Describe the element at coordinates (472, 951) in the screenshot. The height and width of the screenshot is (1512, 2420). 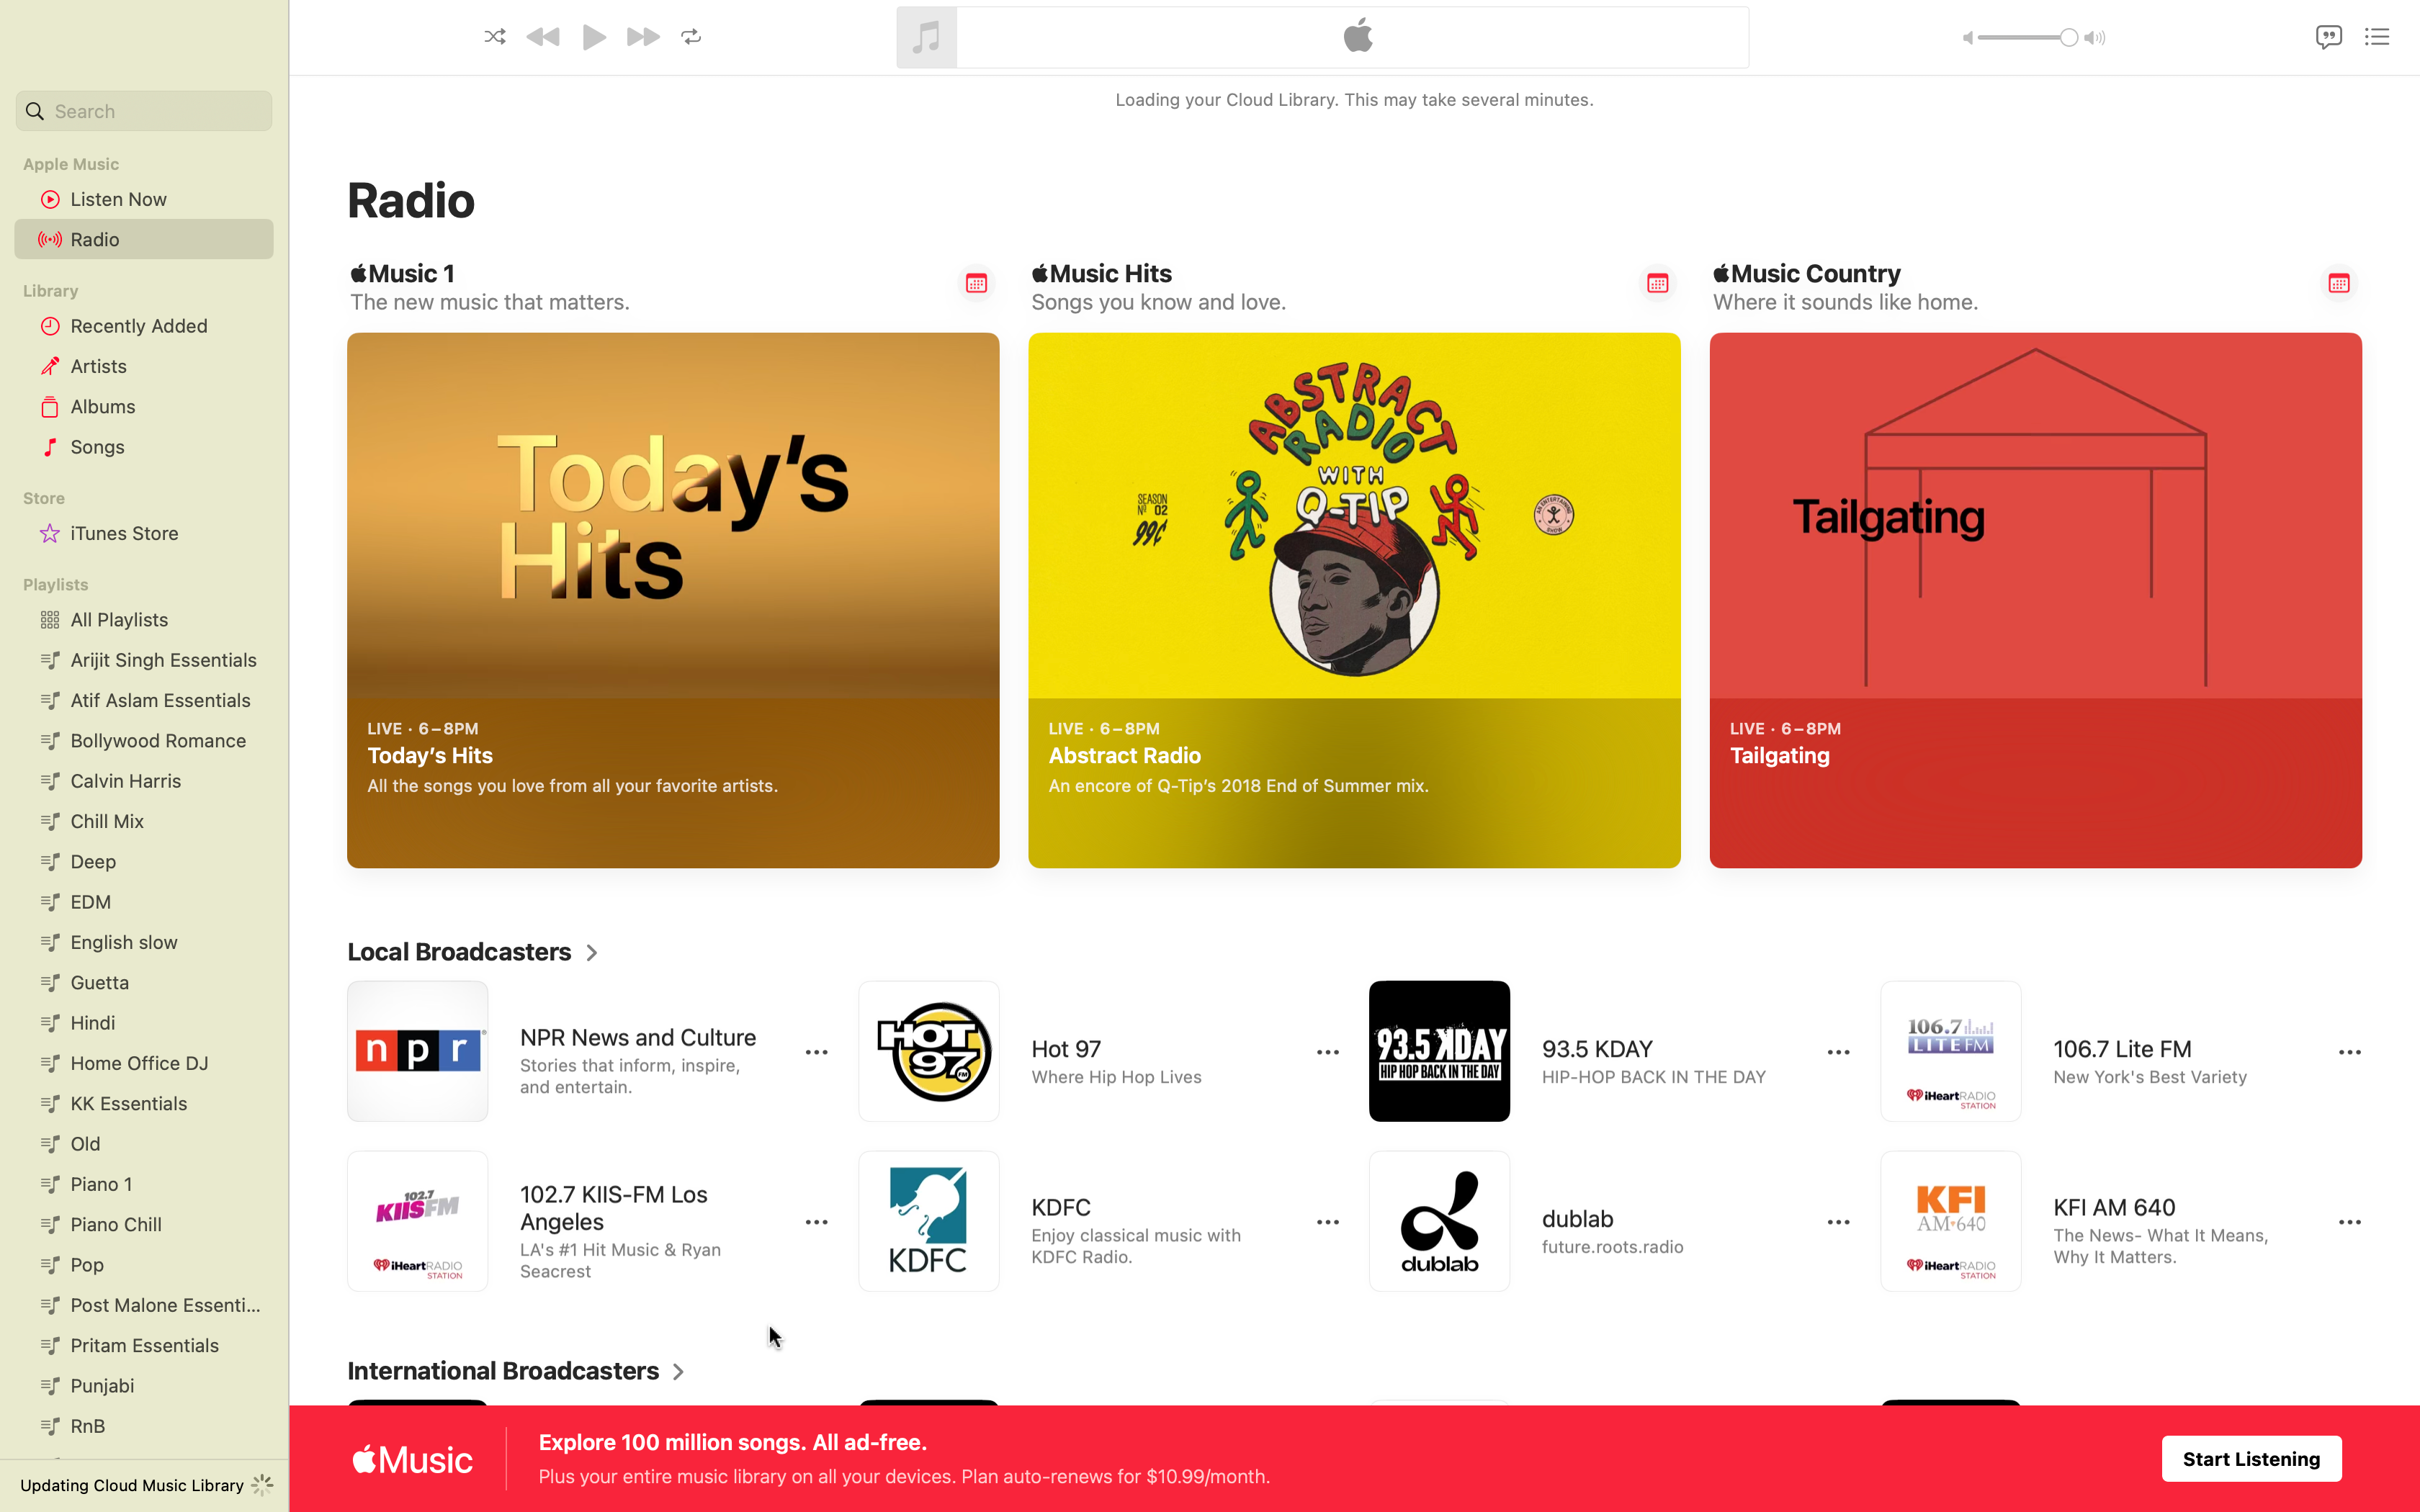
I see `Expand local broadcasters` at that location.